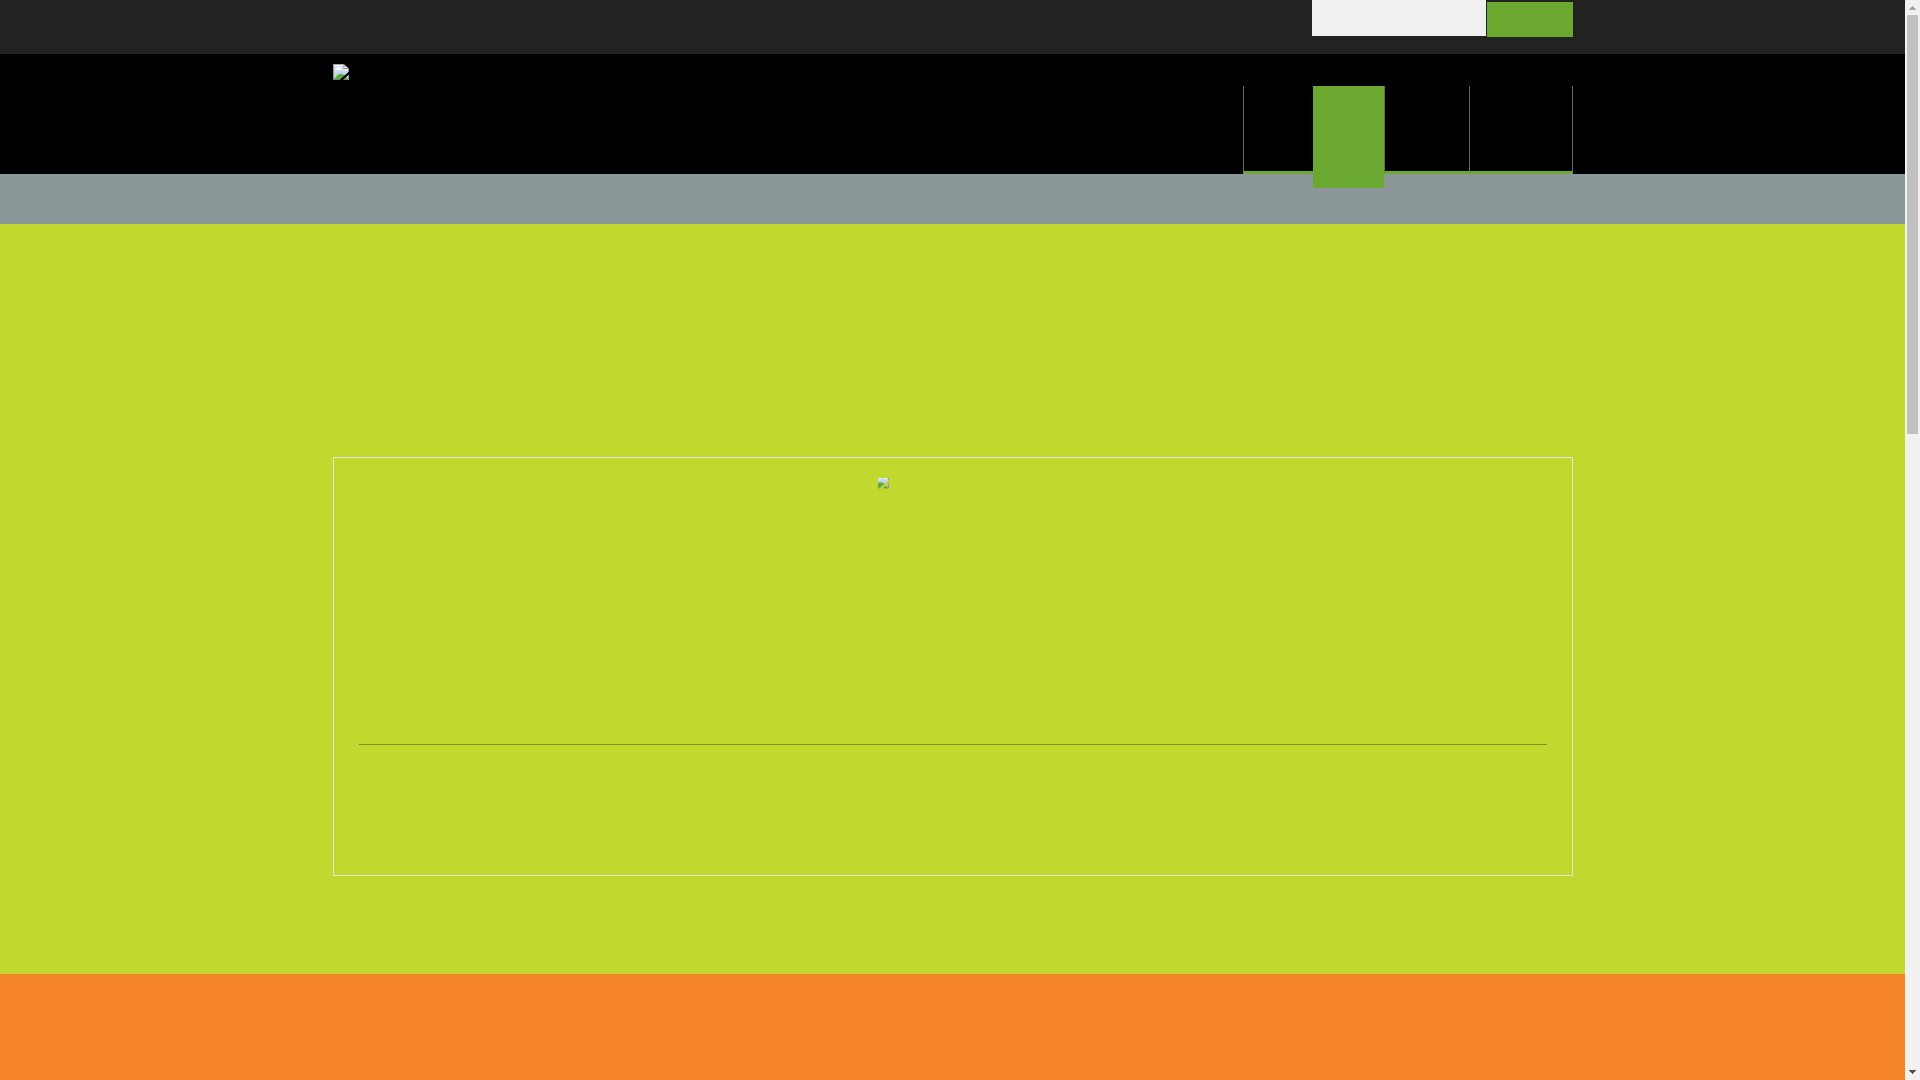  Describe the element at coordinates (440, 83) in the screenshot. I see `'Go to site home page'` at that location.